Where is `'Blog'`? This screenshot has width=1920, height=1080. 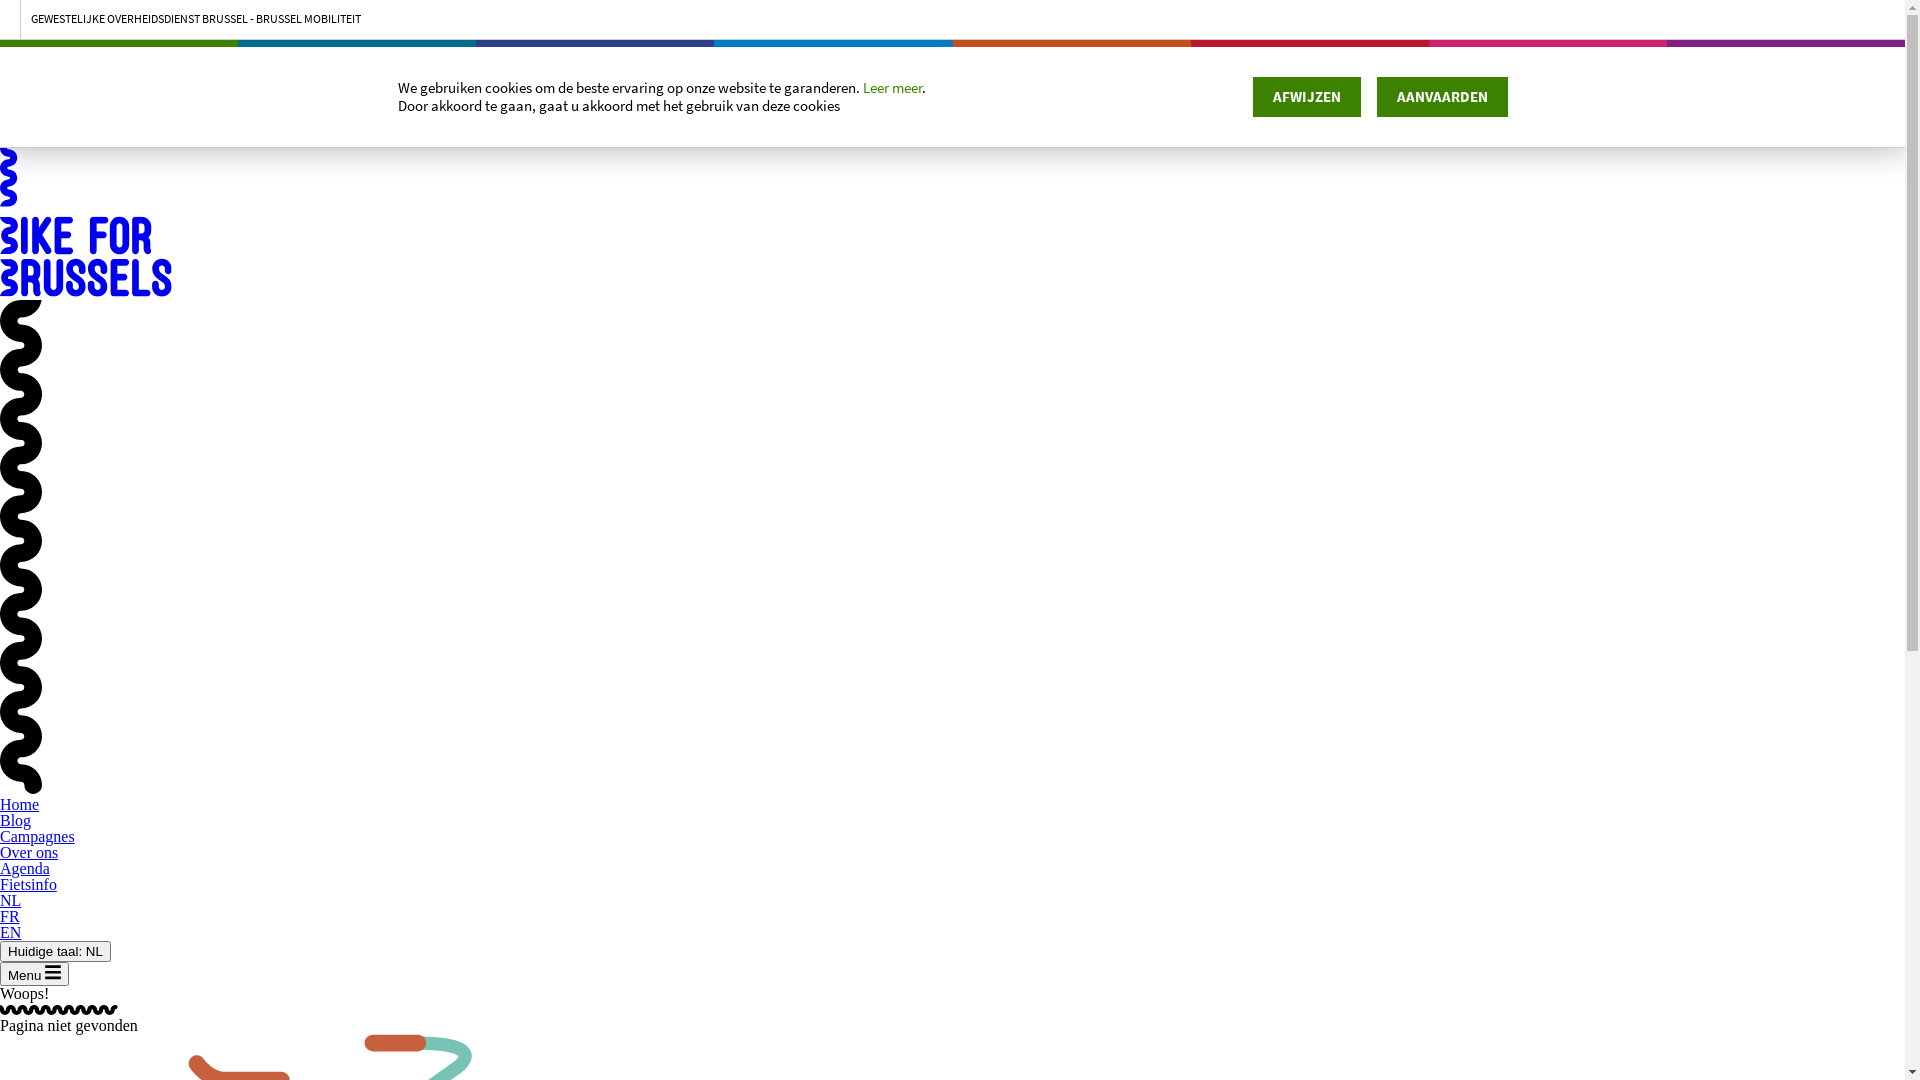 'Blog' is located at coordinates (15, 820).